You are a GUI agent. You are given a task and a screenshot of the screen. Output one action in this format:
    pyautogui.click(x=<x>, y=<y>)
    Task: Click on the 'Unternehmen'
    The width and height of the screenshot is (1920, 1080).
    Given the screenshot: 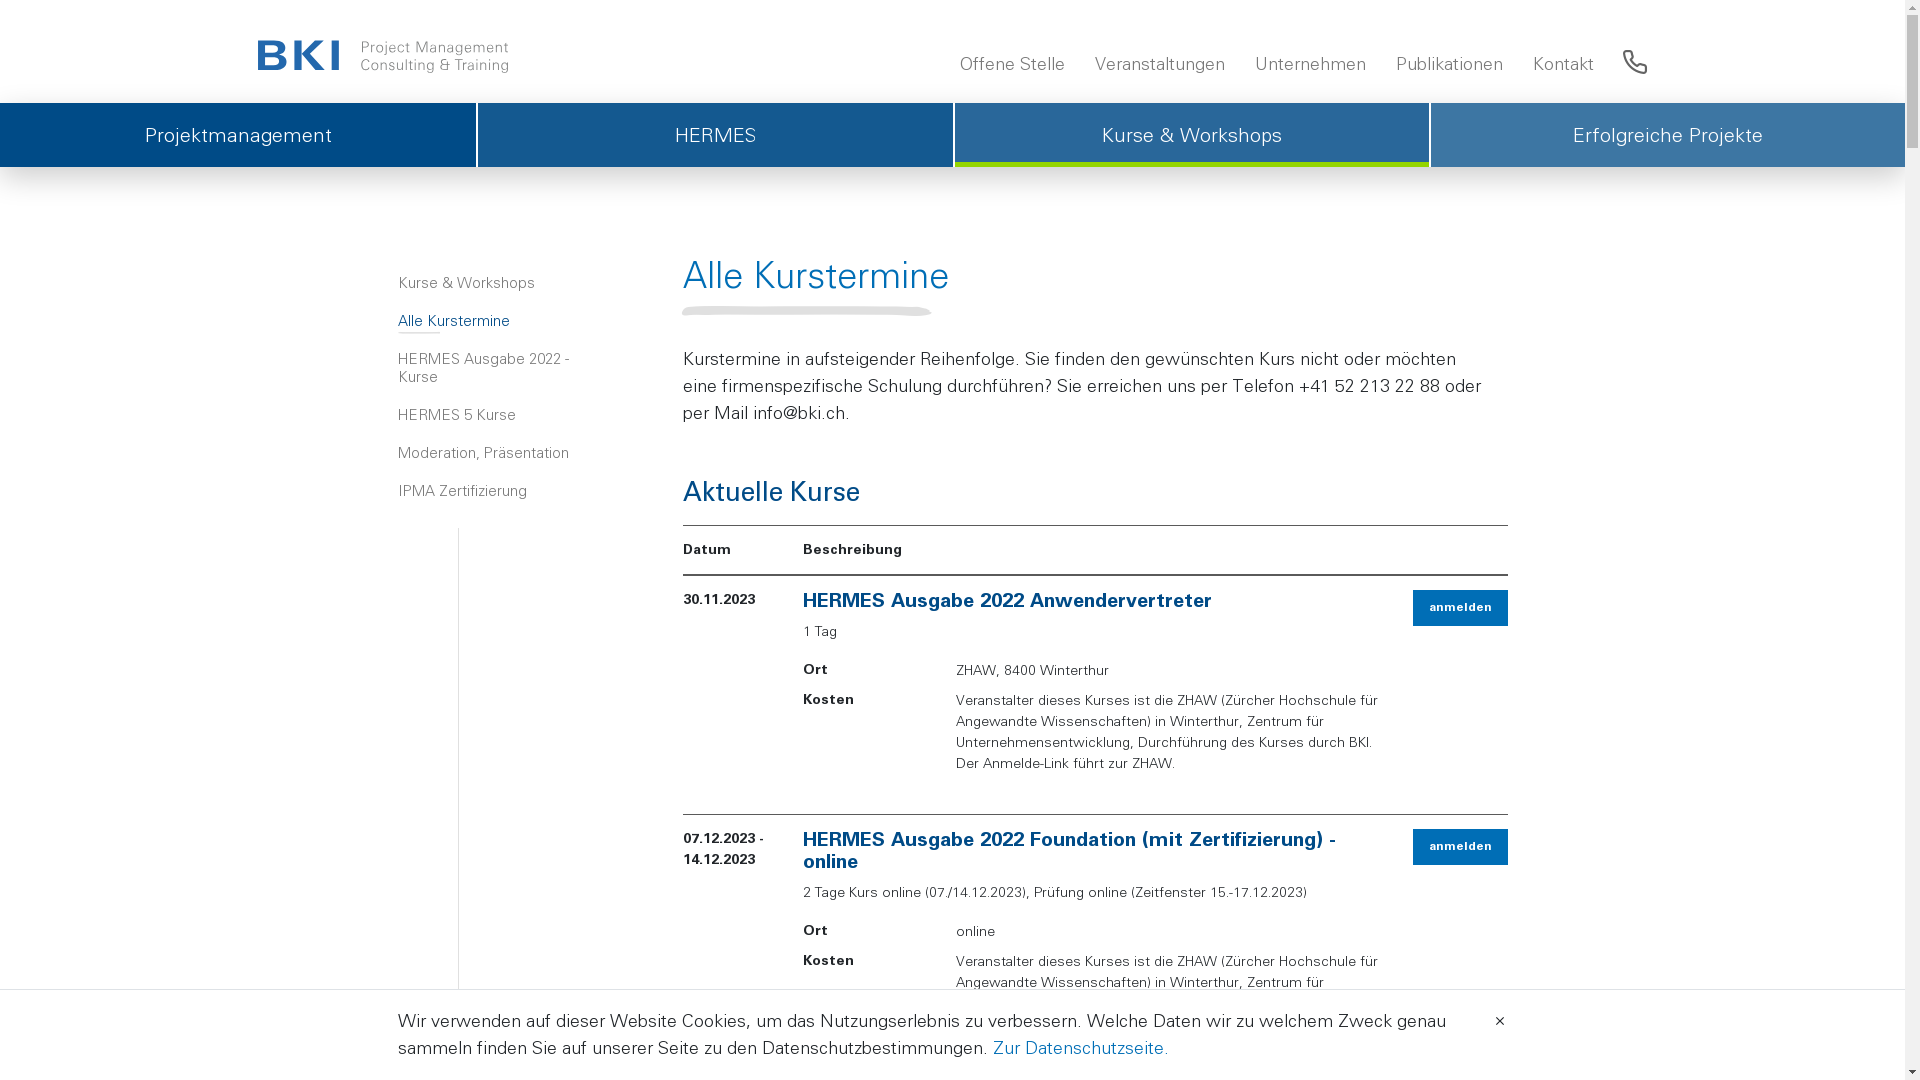 What is the action you would take?
    pyautogui.click(x=1310, y=63)
    